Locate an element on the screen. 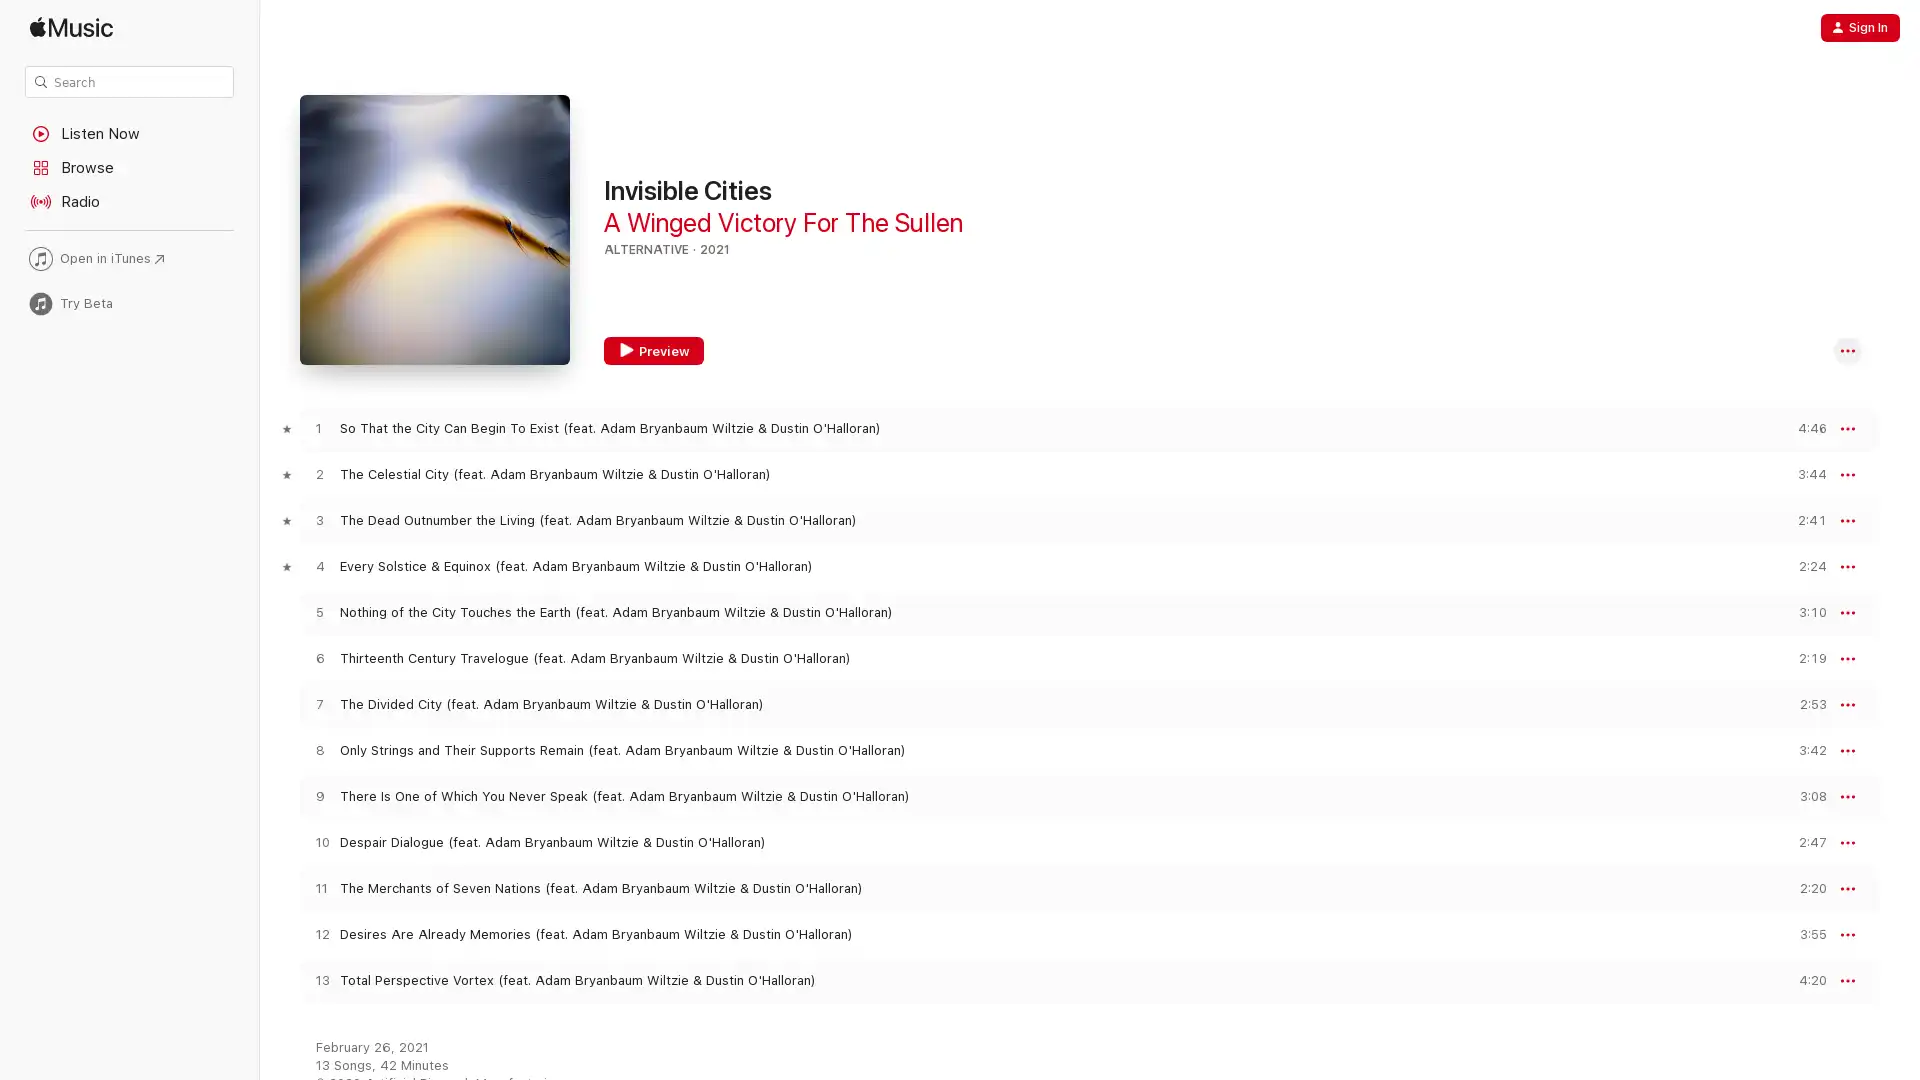  Preview is located at coordinates (1804, 427).